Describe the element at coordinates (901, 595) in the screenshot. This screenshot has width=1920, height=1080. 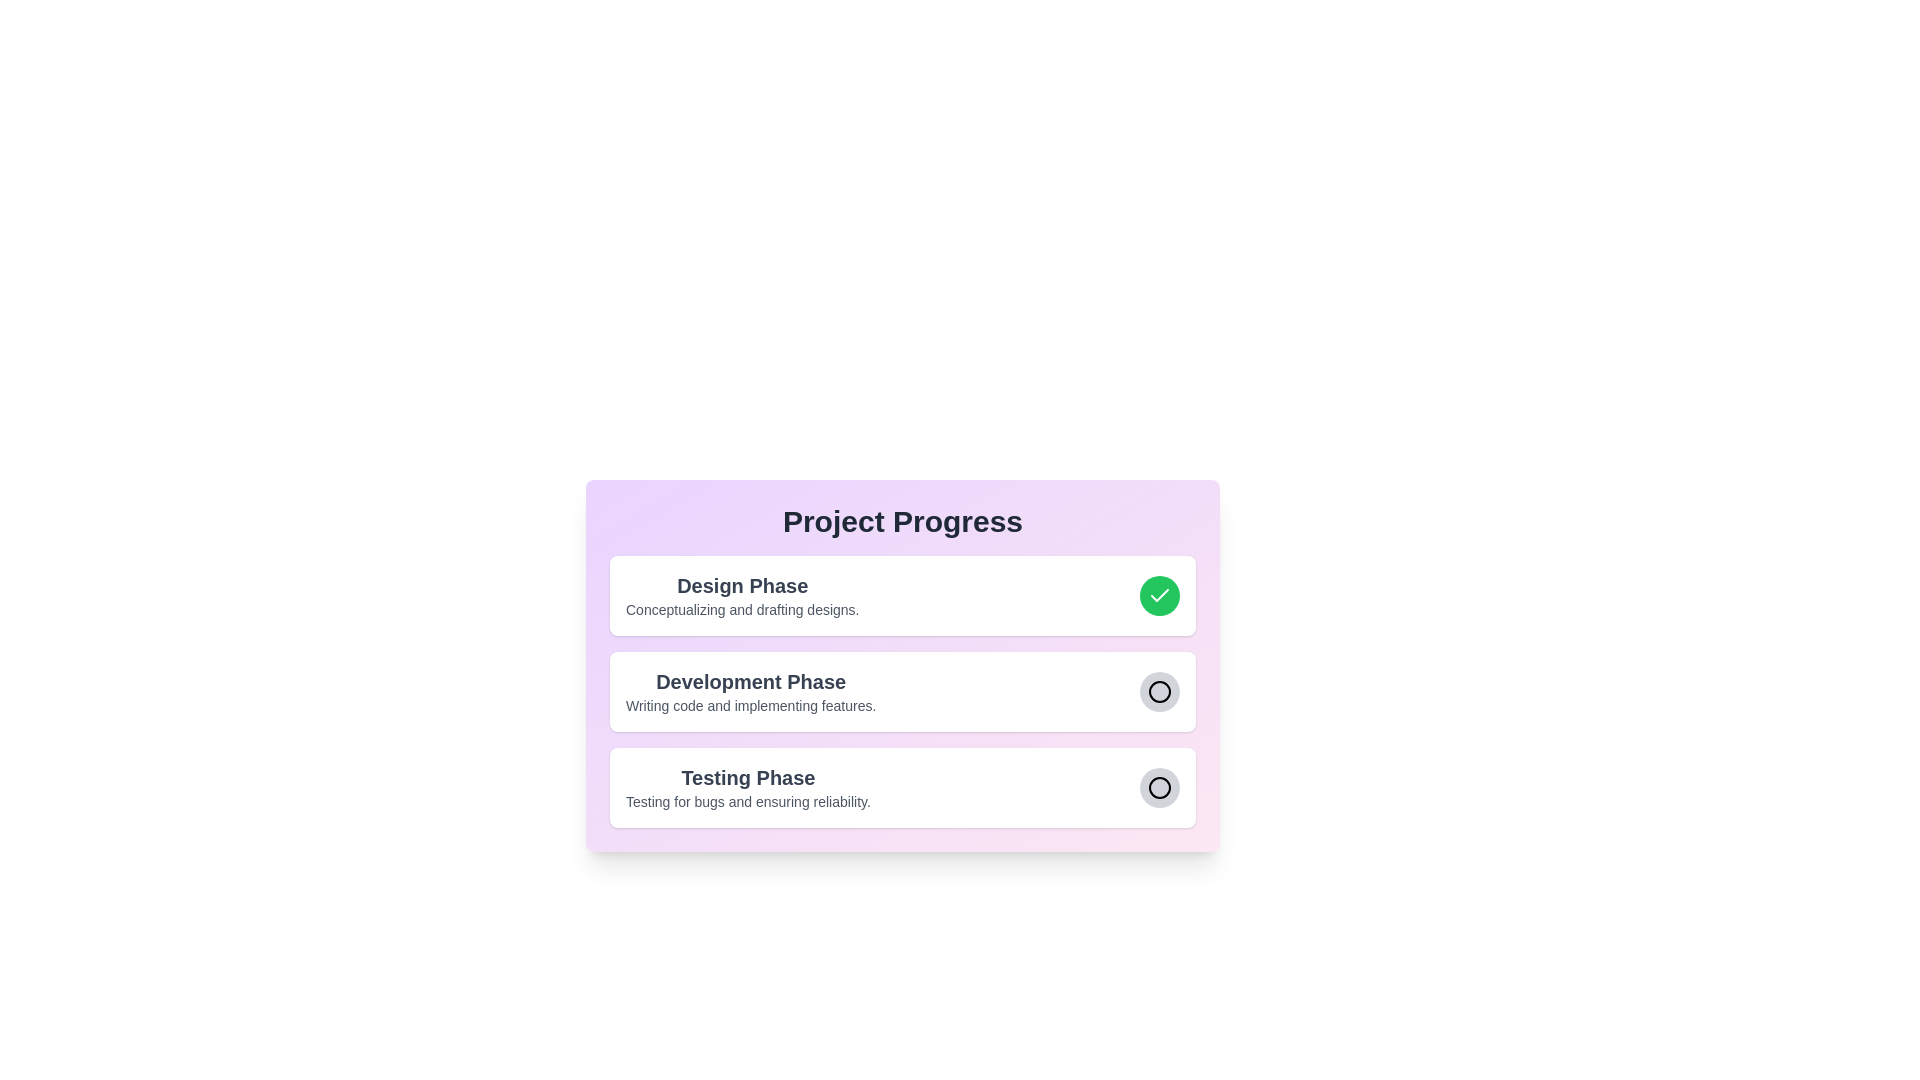
I see `the 'Design Phase' informational card with a progress indicator, which is the first card in a vertically-stacked list of project workflow steps` at that location.